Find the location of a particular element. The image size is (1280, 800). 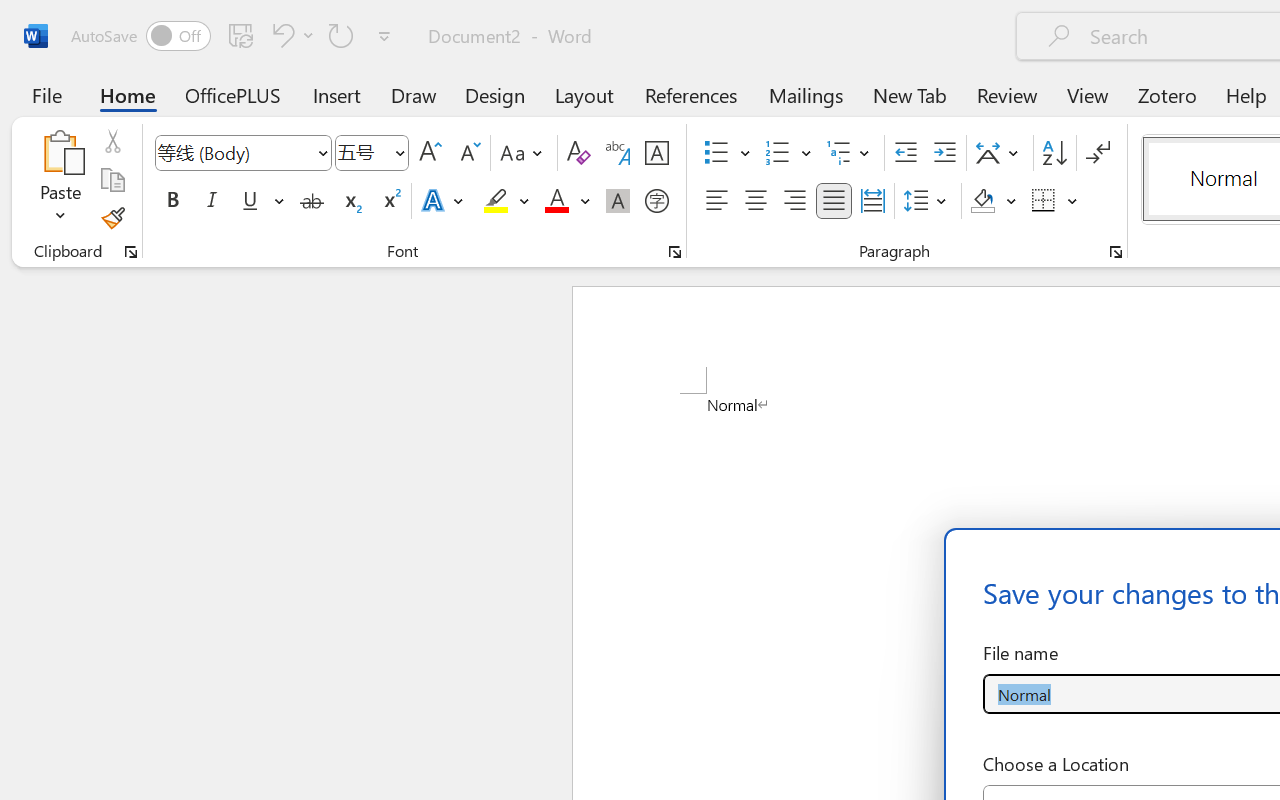

'Change Case' is located at coordinates (524, 153).